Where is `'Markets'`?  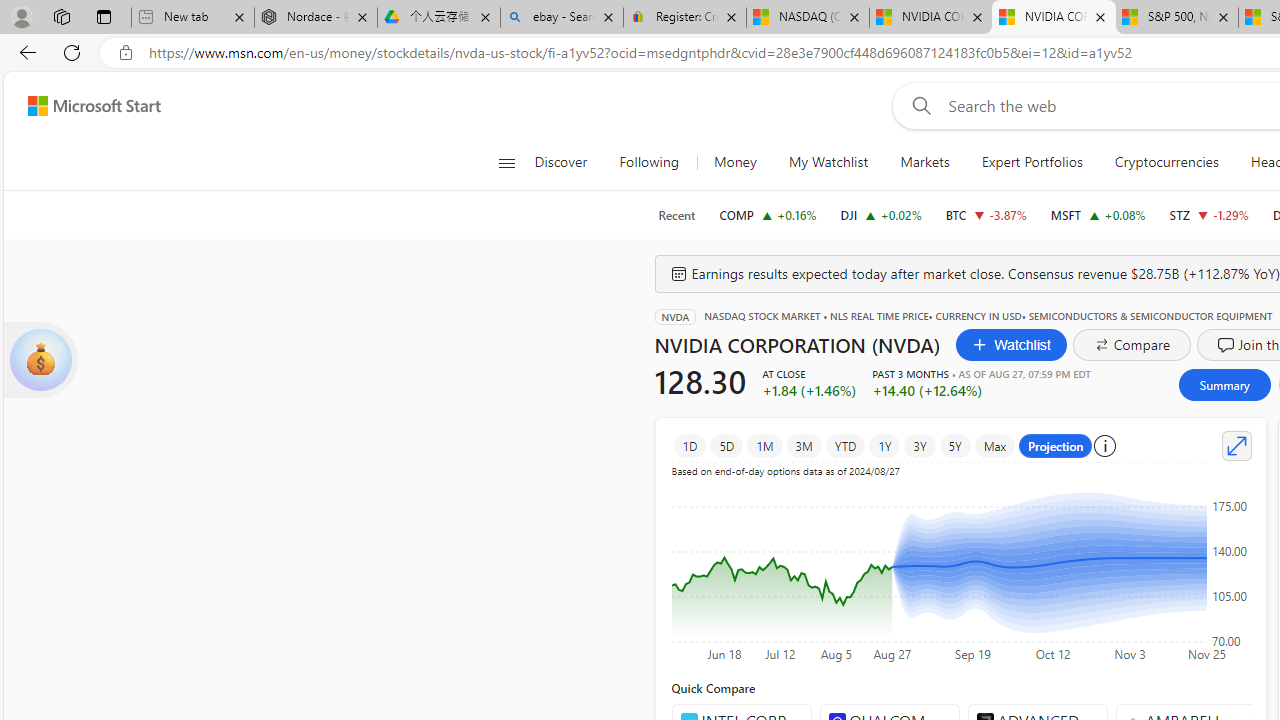
'Markets' is located at coordinates (924, 162).